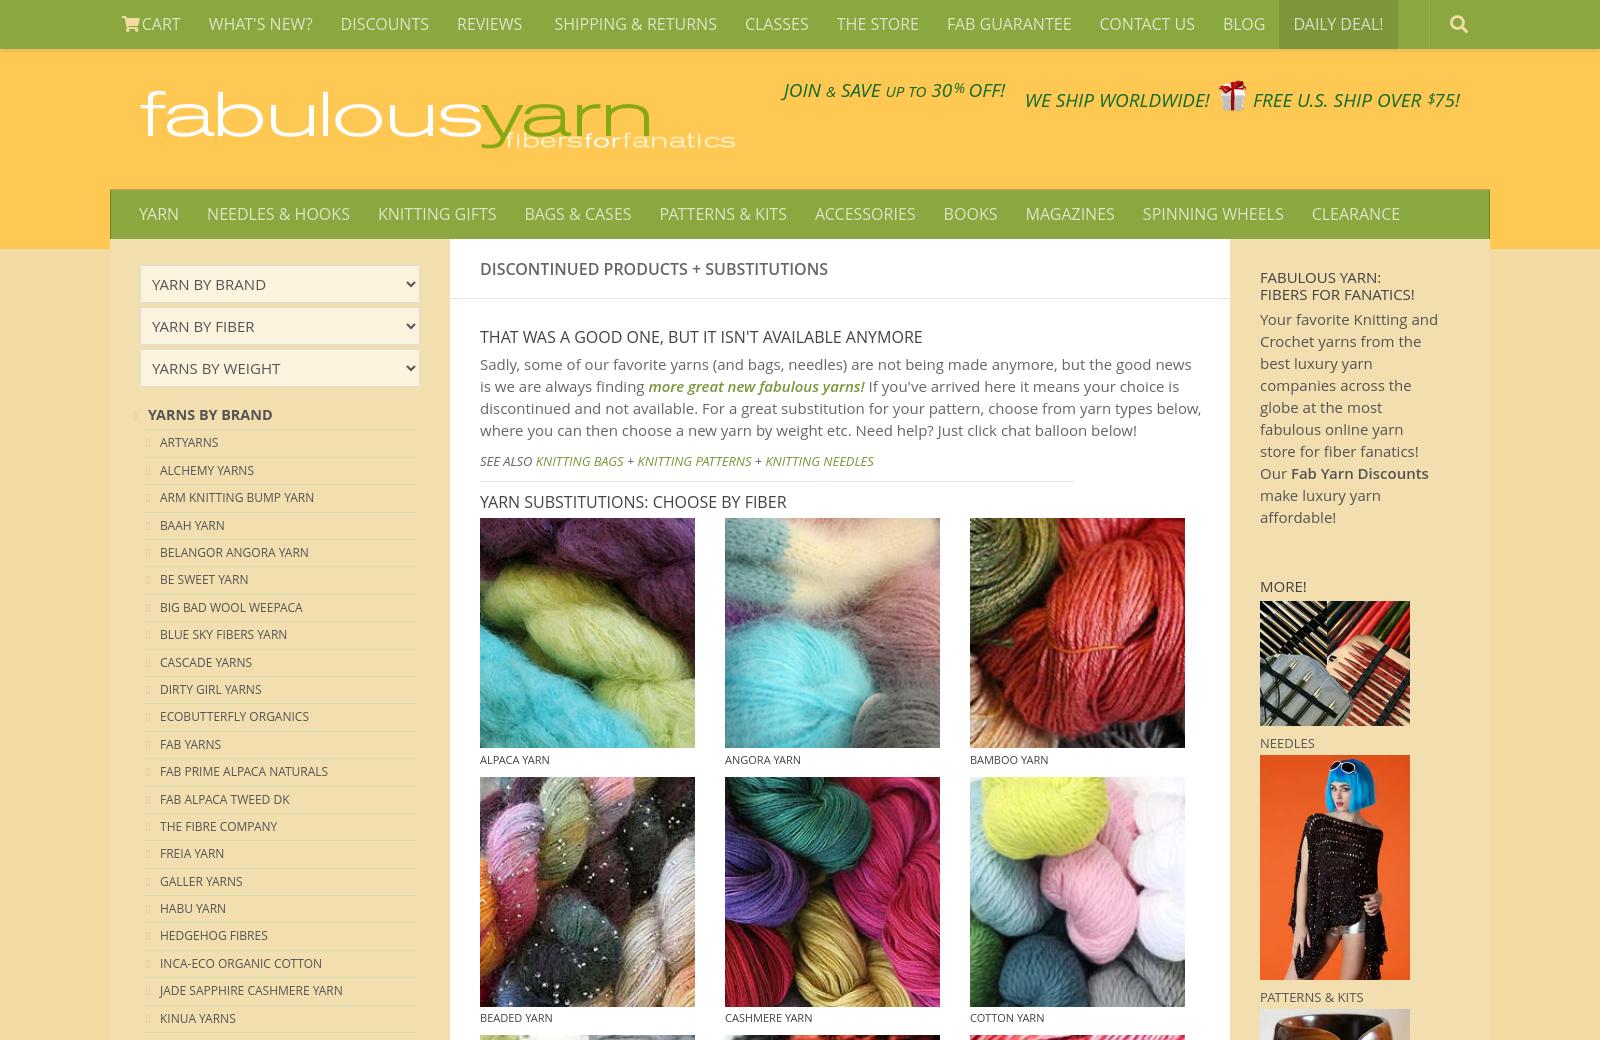 Image resolution: width=1600 pixels, height=1040 pixels. Describe the element at coordinates (187, 442) in the screenshot. I see `'Artyarns'` at that location.